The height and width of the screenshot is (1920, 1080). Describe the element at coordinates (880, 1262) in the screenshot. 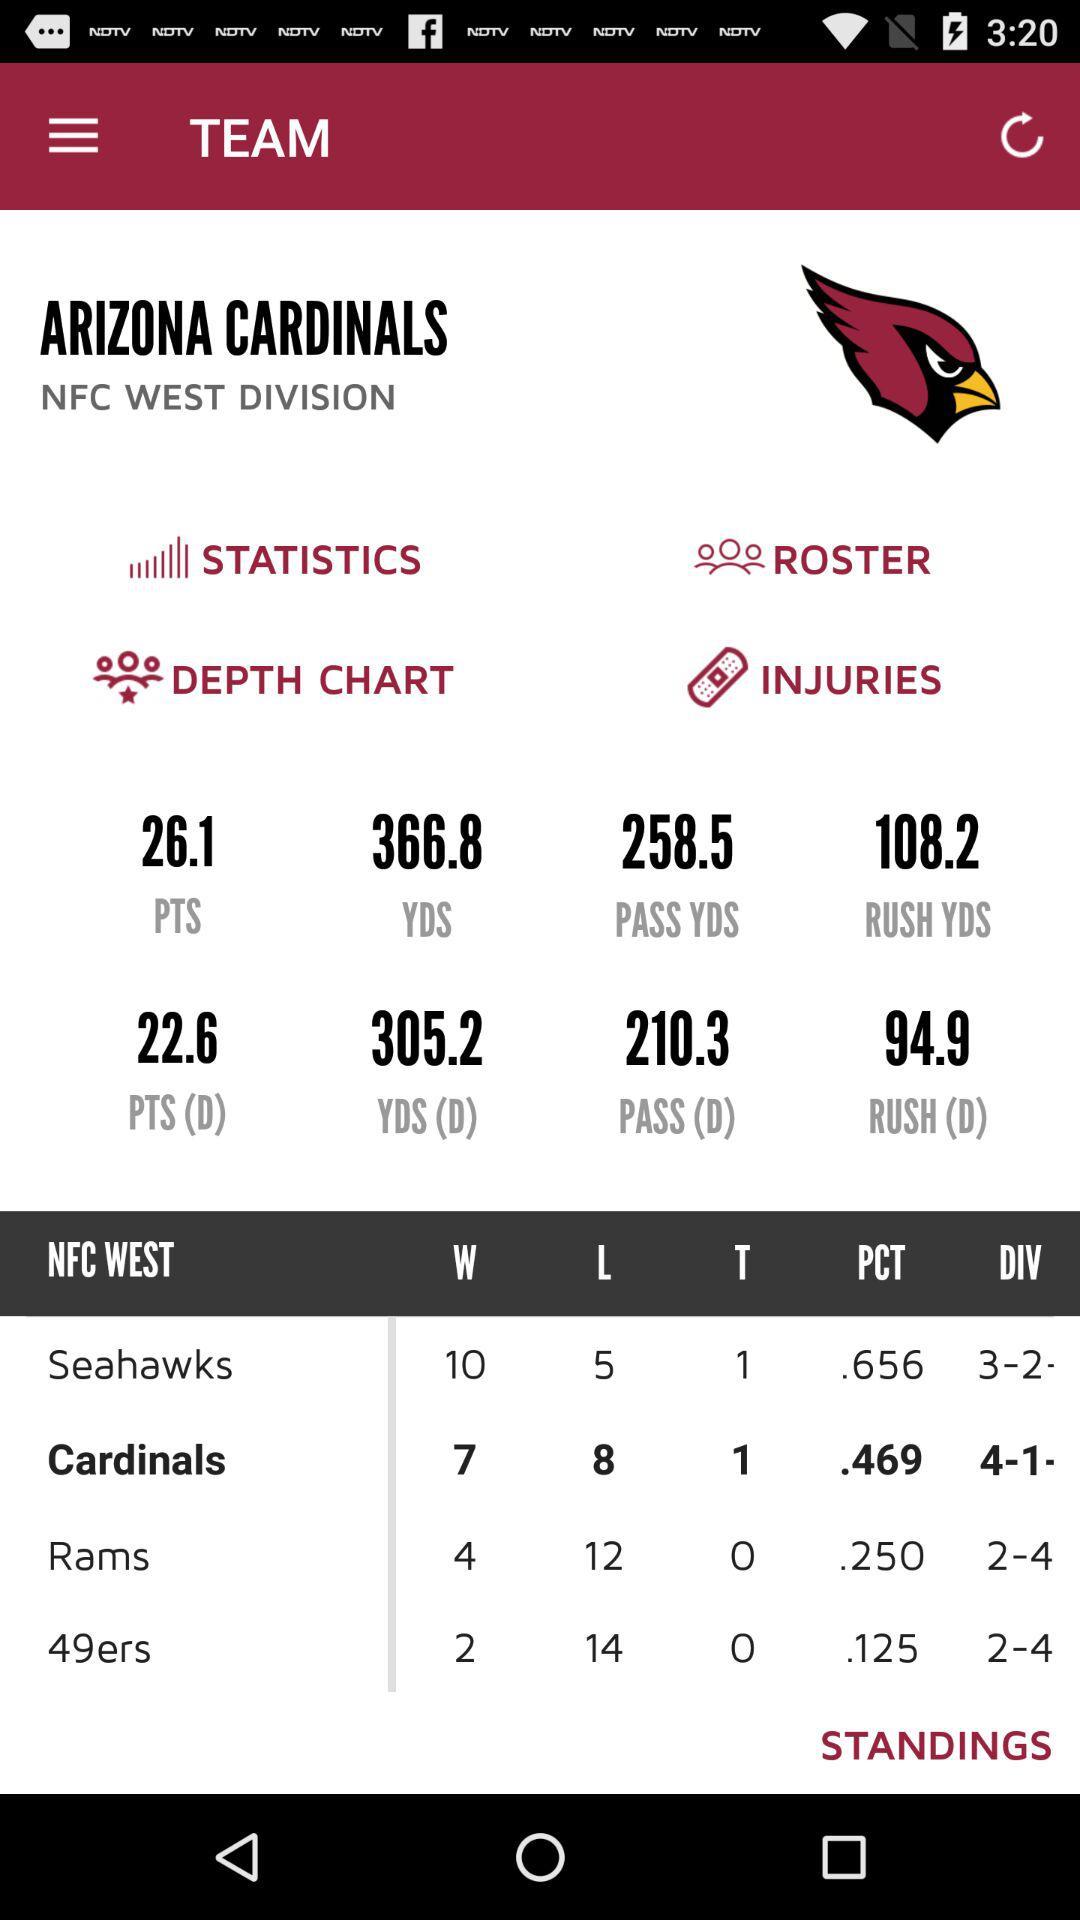

I see `item next to div icon` at that location.